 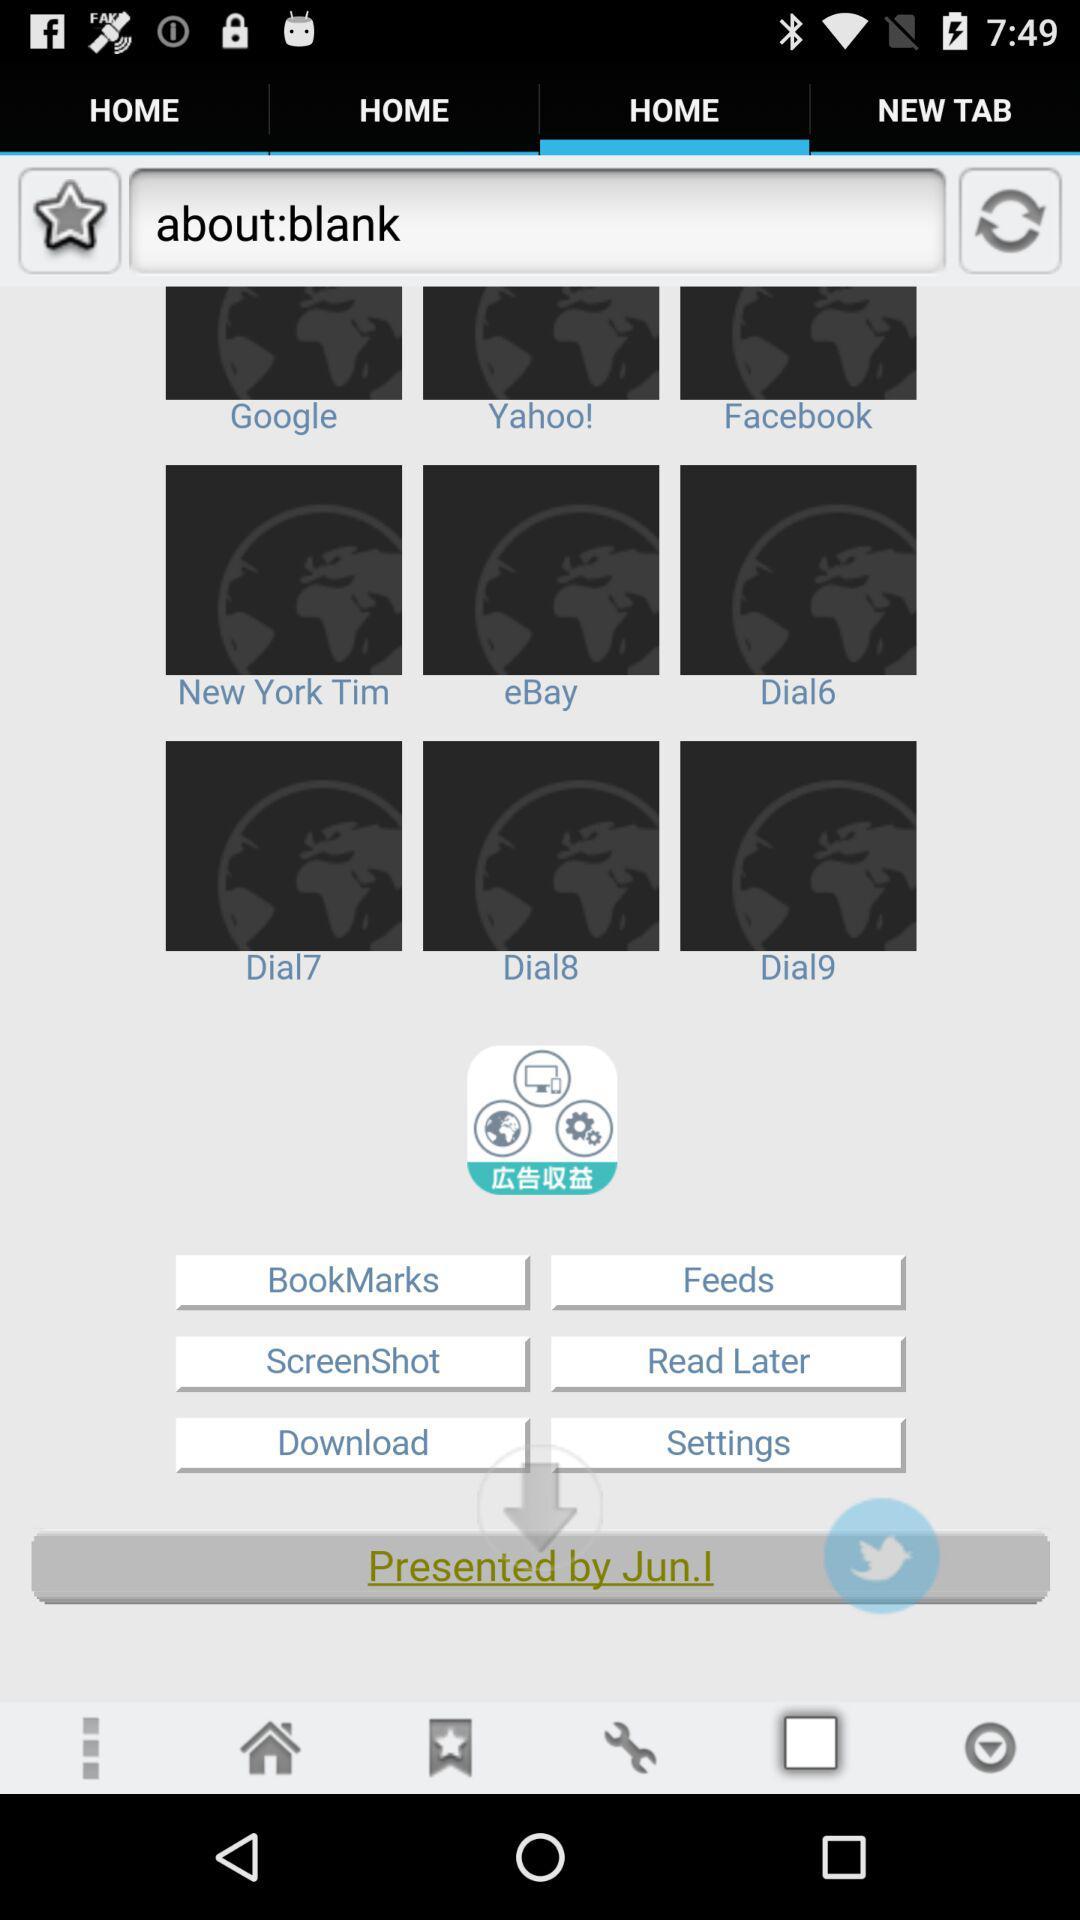 I want to click on switch to bookmark, so click(x=450, y=1746).